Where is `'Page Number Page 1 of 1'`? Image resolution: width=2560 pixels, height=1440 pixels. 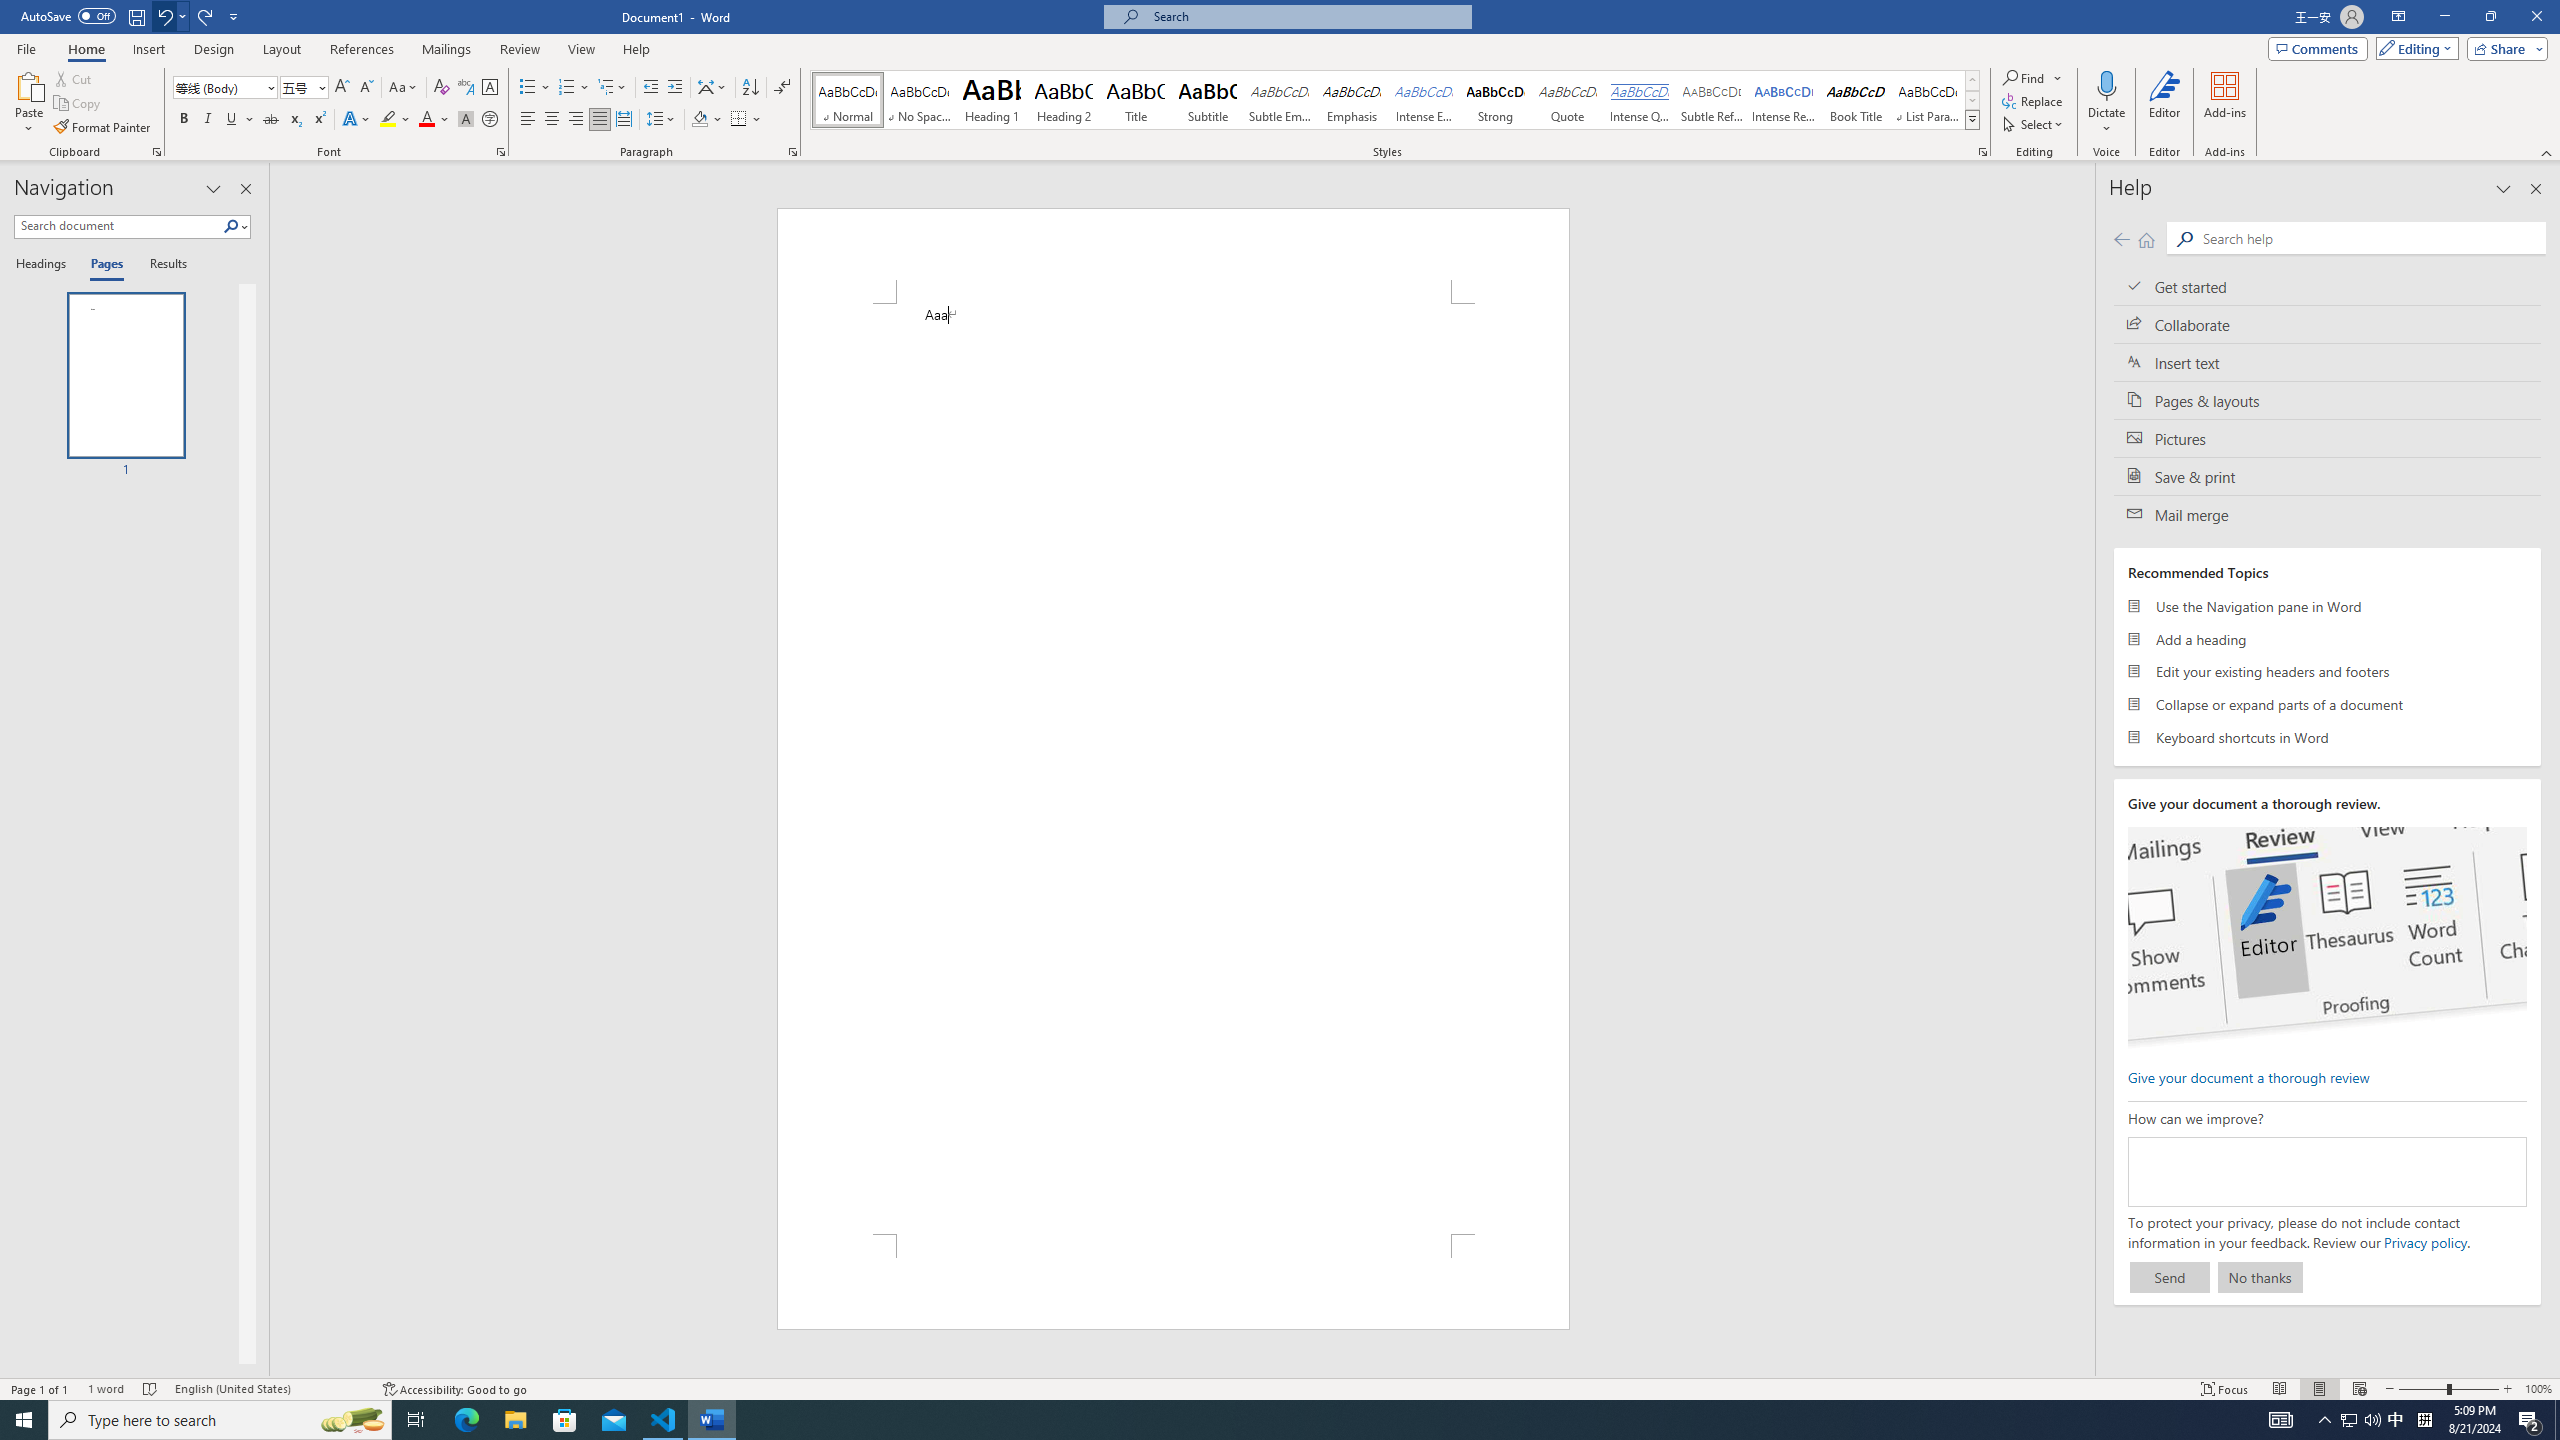
'Page Number Page 1 of 1' is located at coordinates (40, 1389).